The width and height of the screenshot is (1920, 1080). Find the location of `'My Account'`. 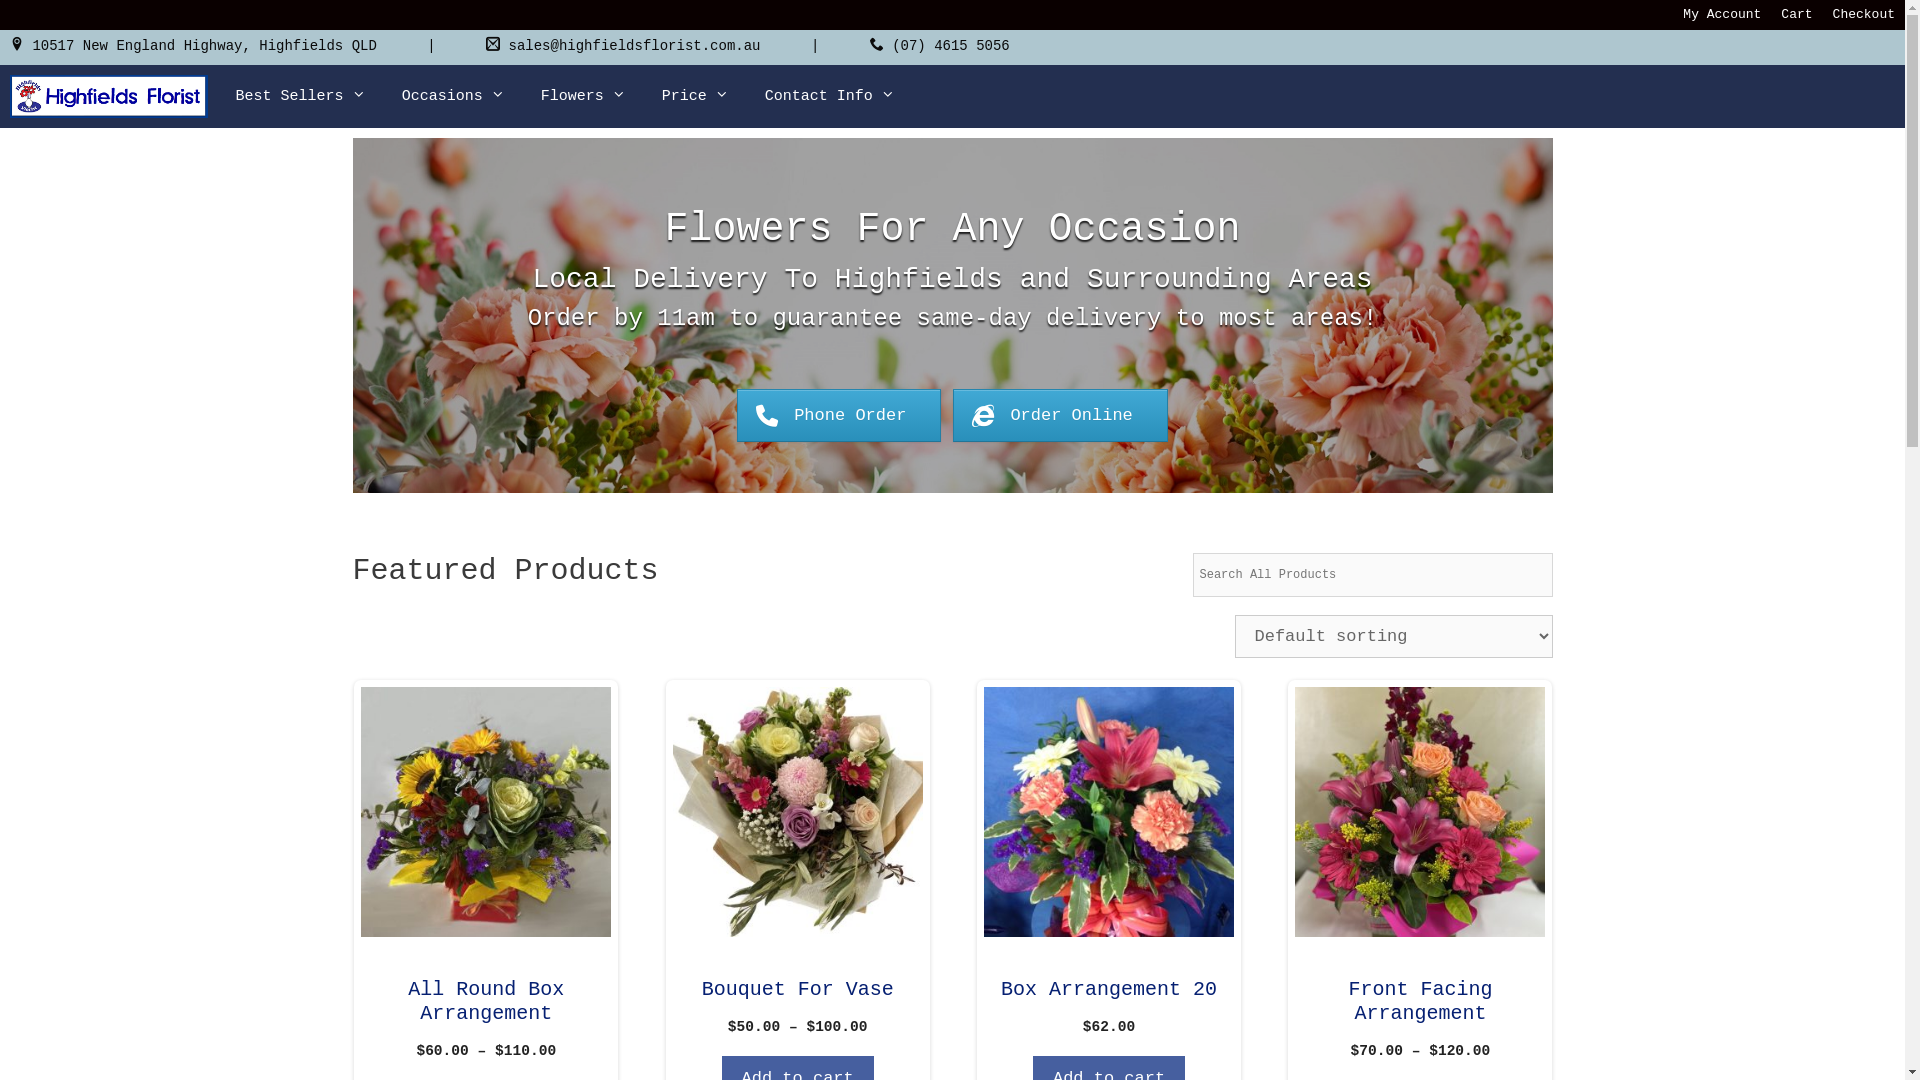

'My Account' is located at coordinates (1721, 14).